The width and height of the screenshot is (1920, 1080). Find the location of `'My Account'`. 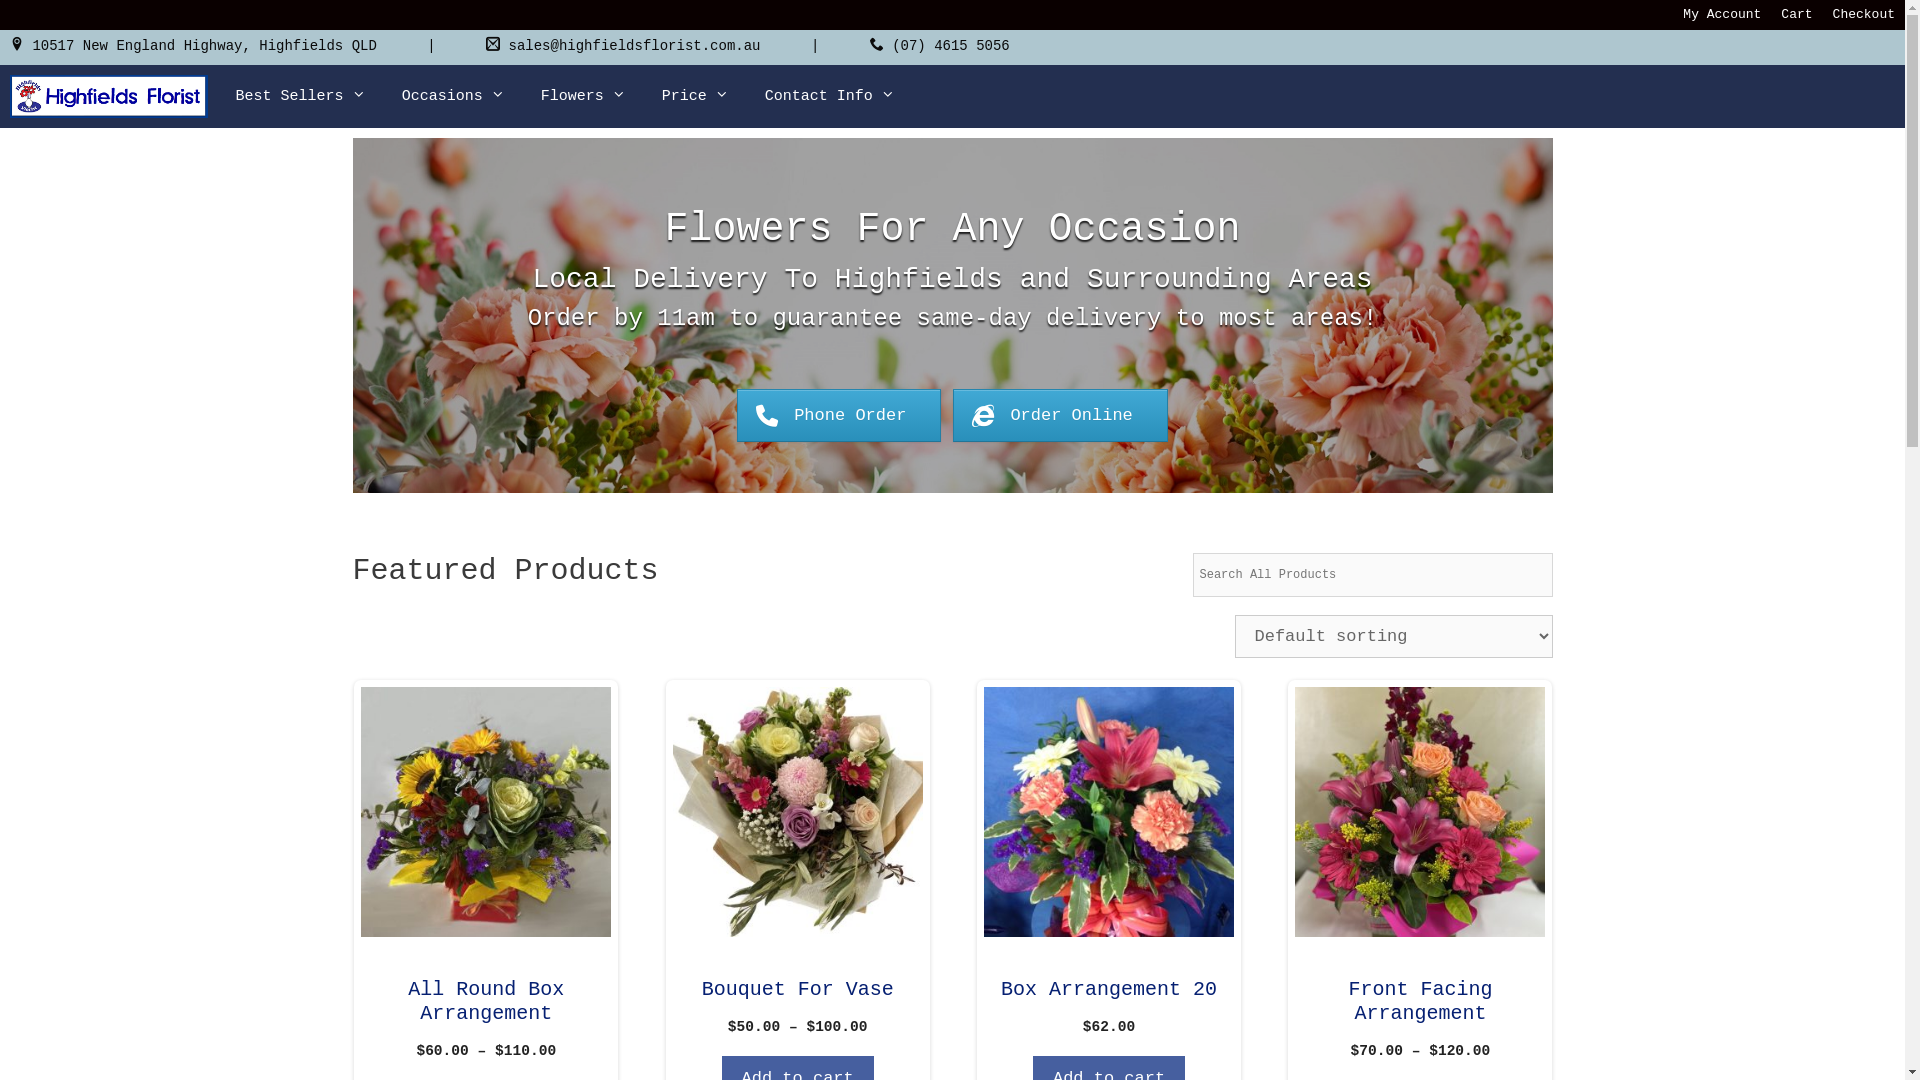

'My Account' is located at coordinates (1721, 14).